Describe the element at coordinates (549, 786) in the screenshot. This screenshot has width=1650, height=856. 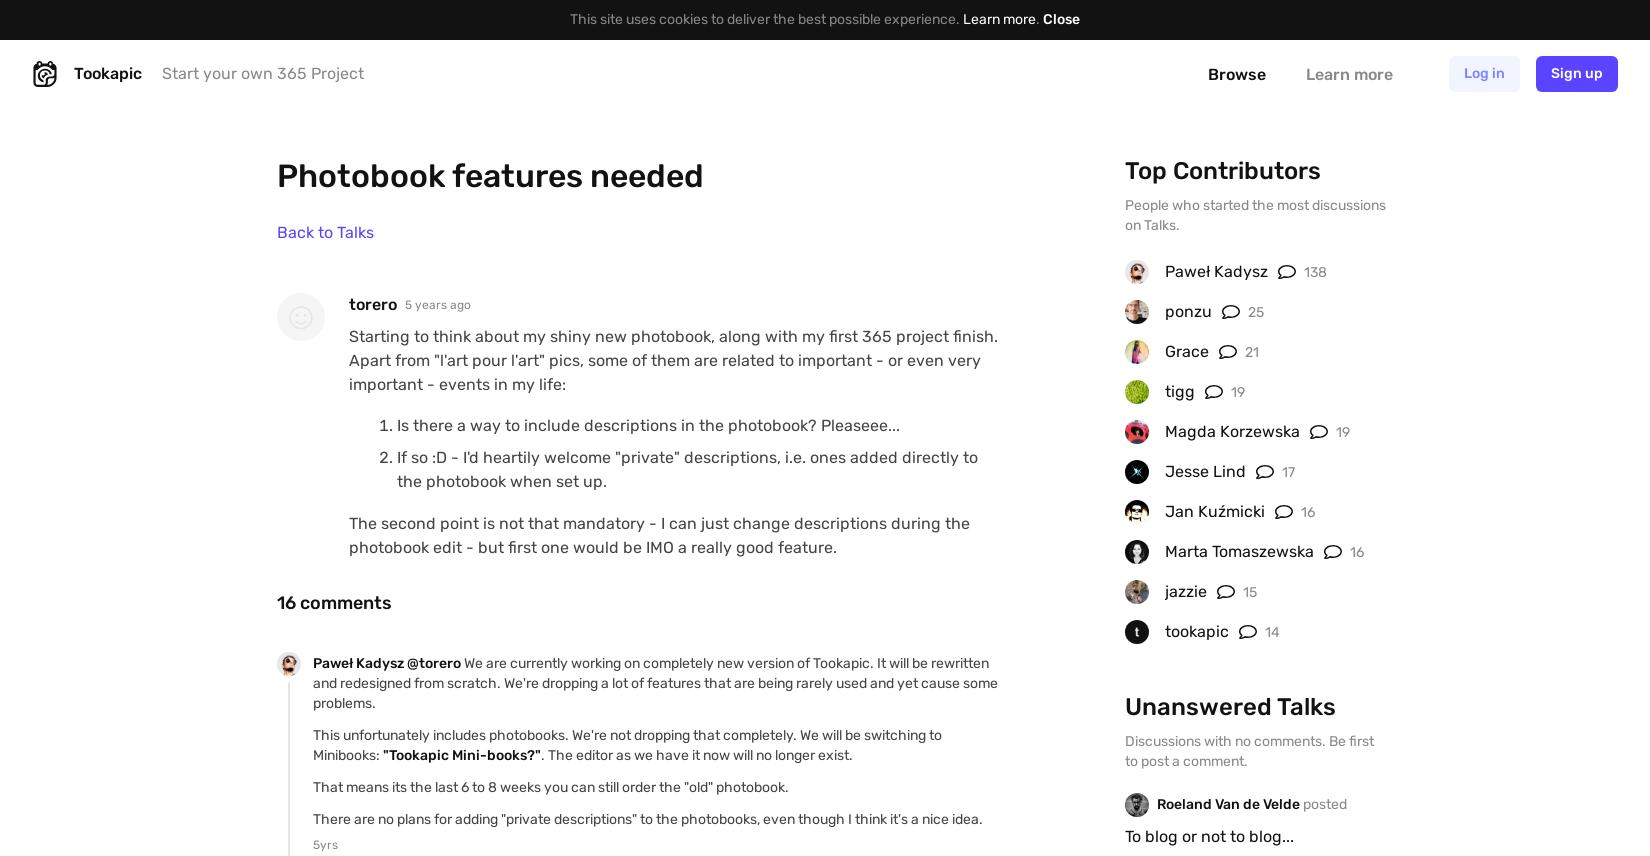
I see `'That means its the last 6 to 8 weeks you can still order the "old" photobook.'` at that location.